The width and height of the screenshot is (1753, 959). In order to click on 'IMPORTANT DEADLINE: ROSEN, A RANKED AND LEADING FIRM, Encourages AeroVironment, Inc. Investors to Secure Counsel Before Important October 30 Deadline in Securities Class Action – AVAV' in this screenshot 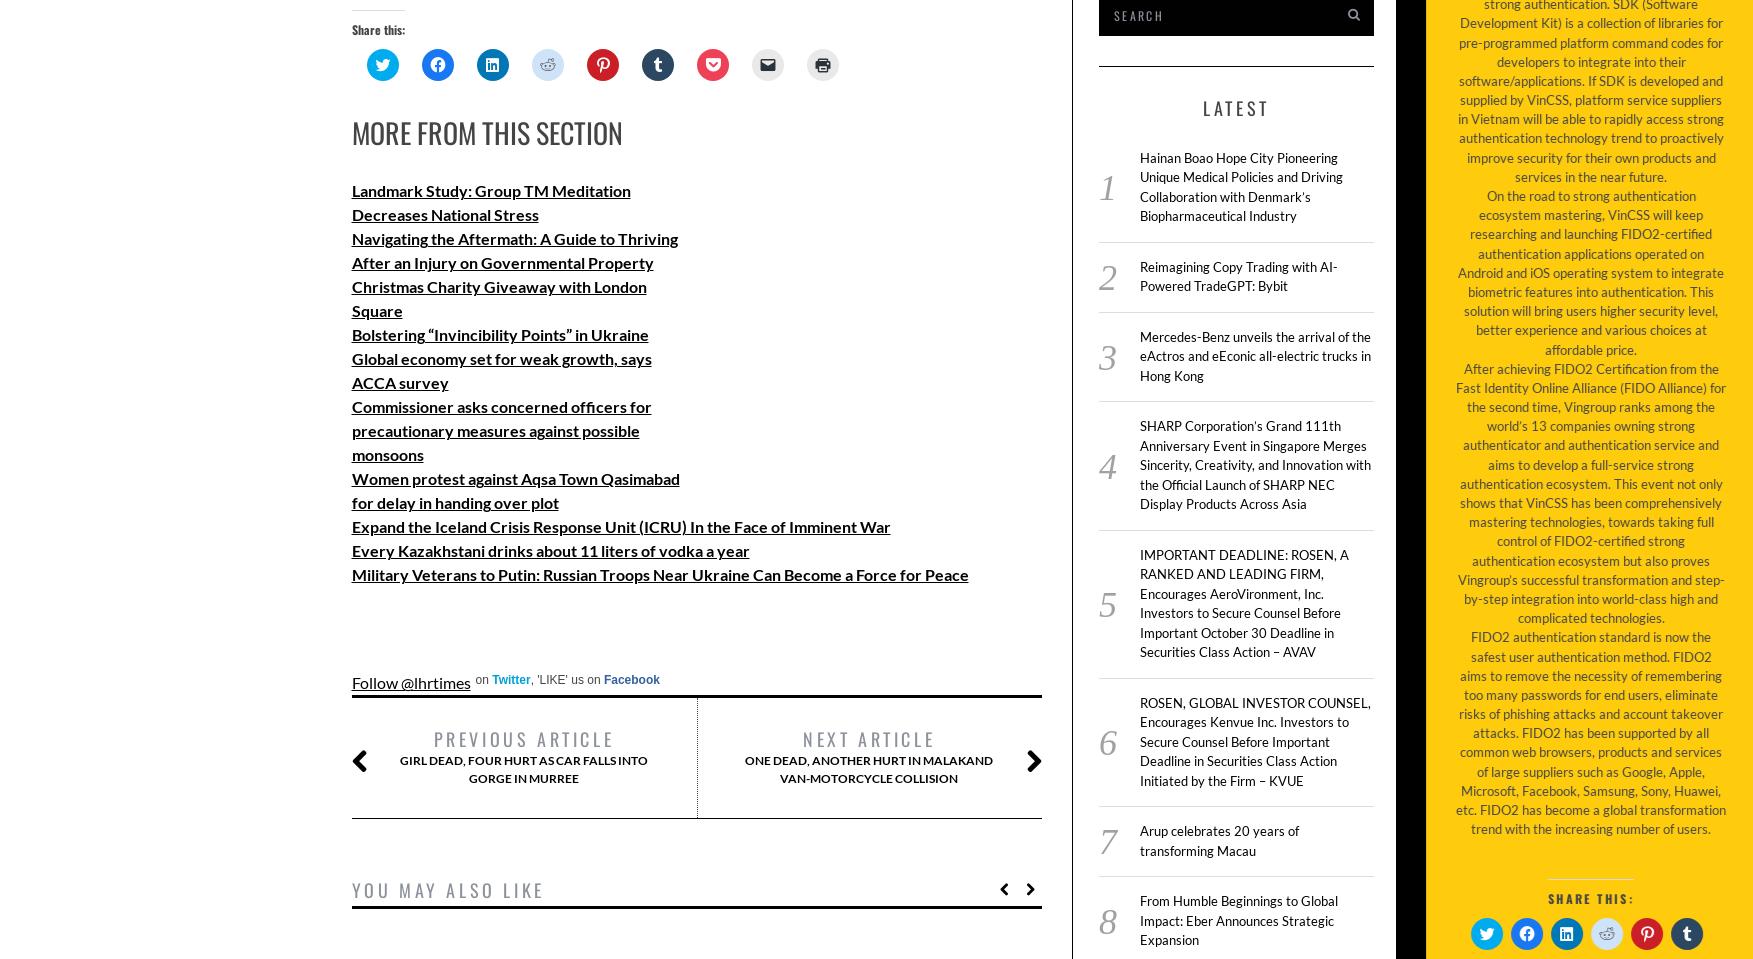, I will do `click(1139, 602)`.